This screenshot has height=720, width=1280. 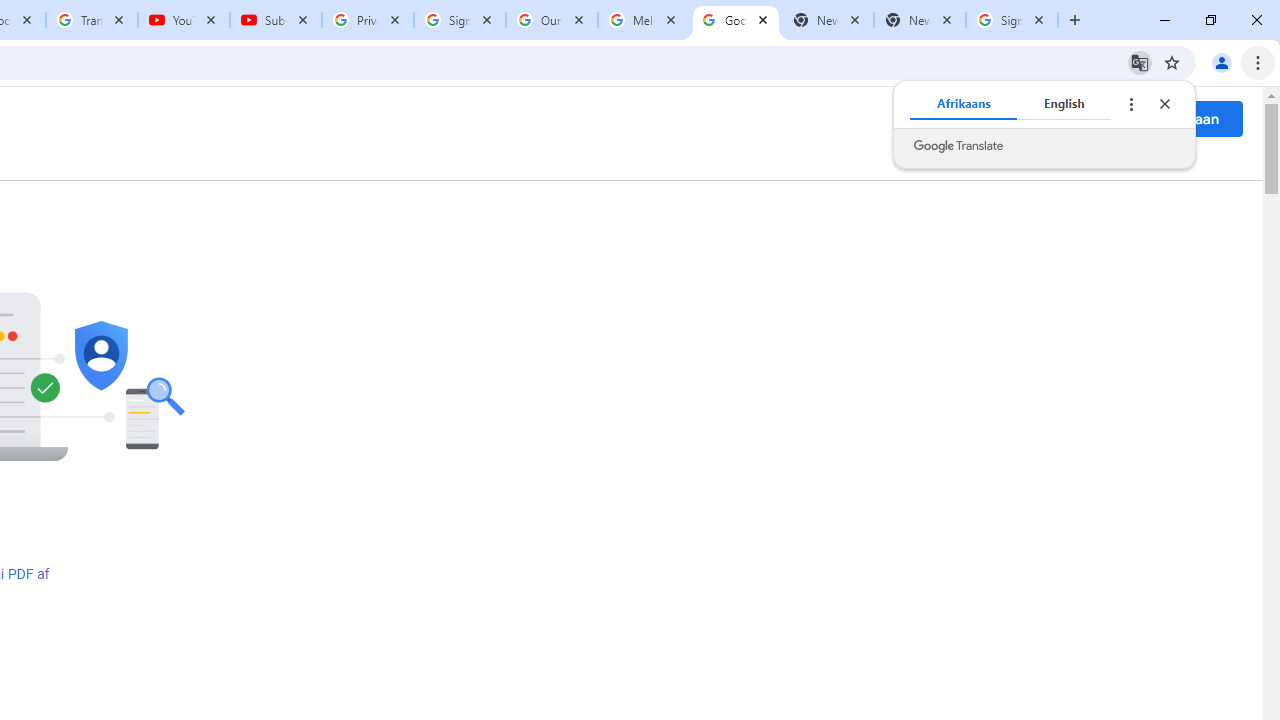 What do you see at coordinates (1139, 61) in the screenshot?
I see `'Translate this page'` at bounding box center [1139, 61].